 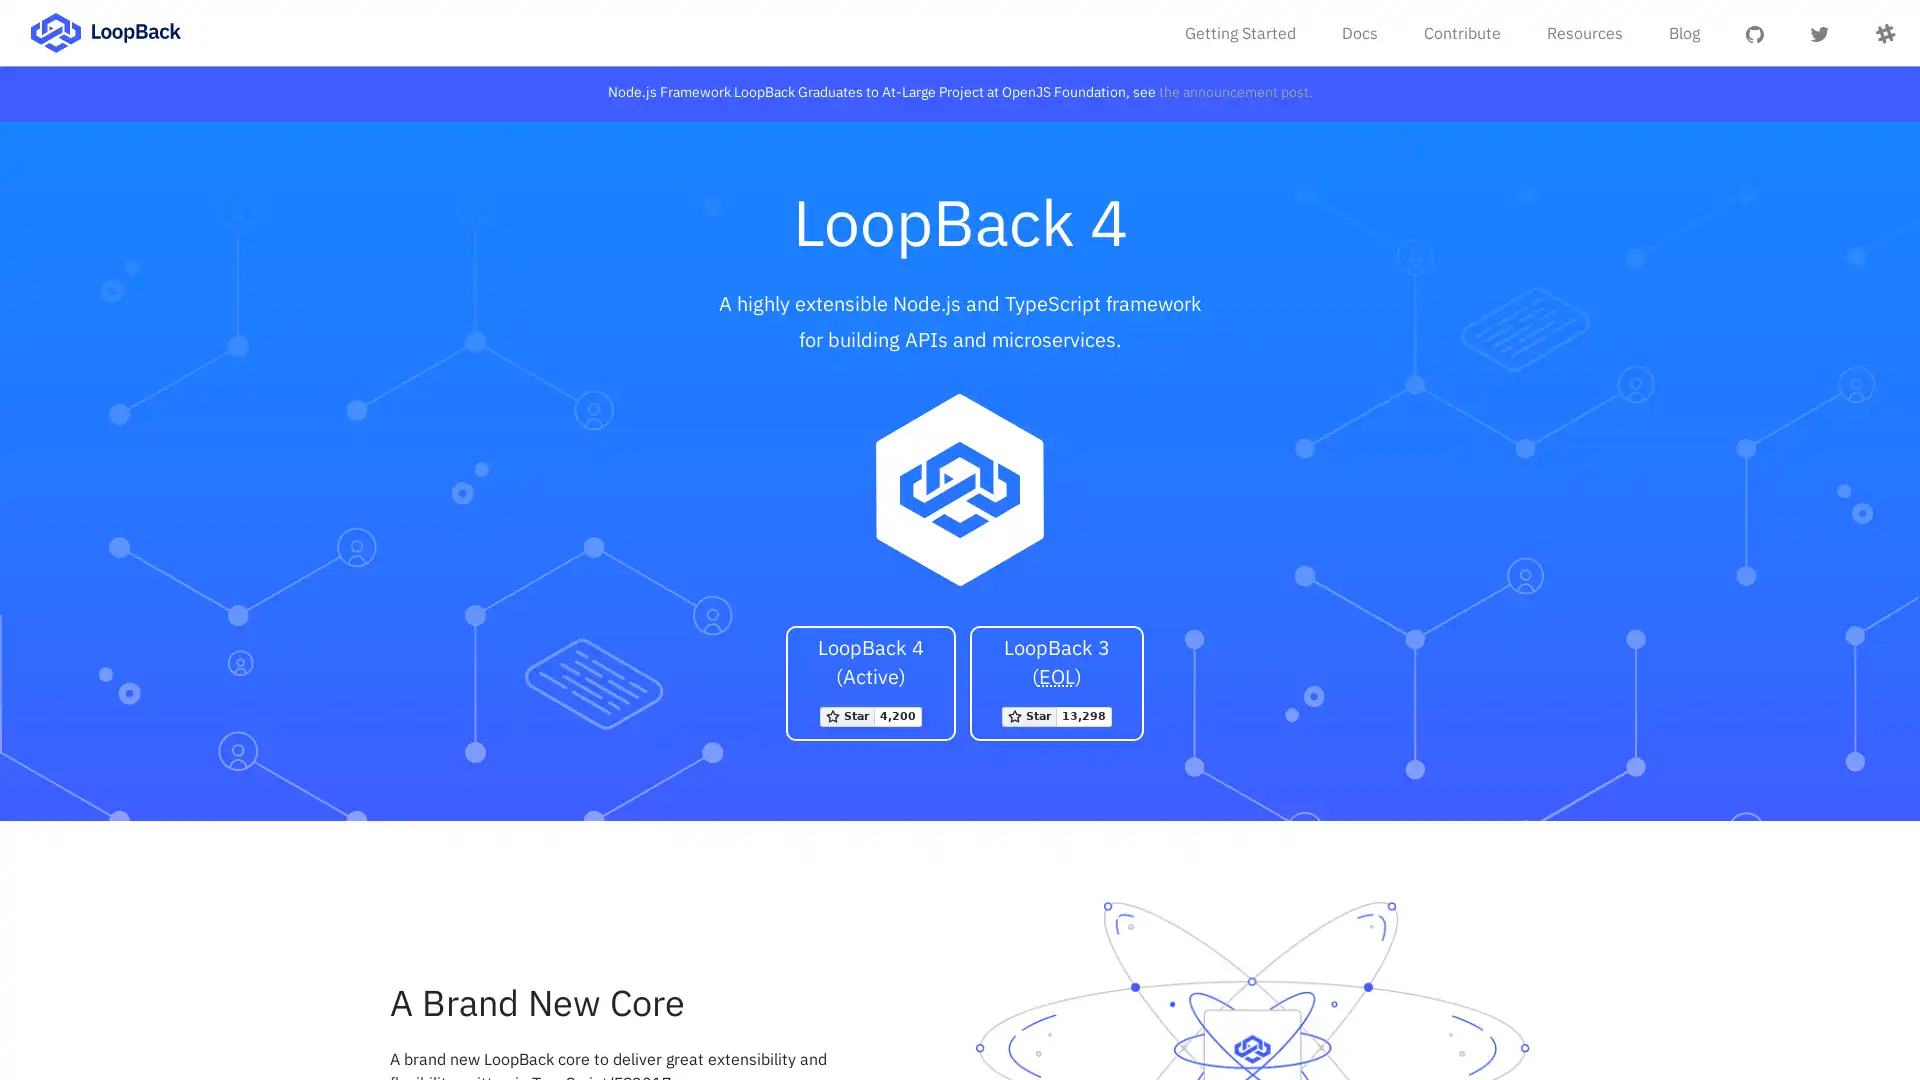 I want to click on LoopBack 4 (Active) Star loopbackio/loopback-next on GitHub 4200 stargazers on GitHub, so click(x=869, y=681).